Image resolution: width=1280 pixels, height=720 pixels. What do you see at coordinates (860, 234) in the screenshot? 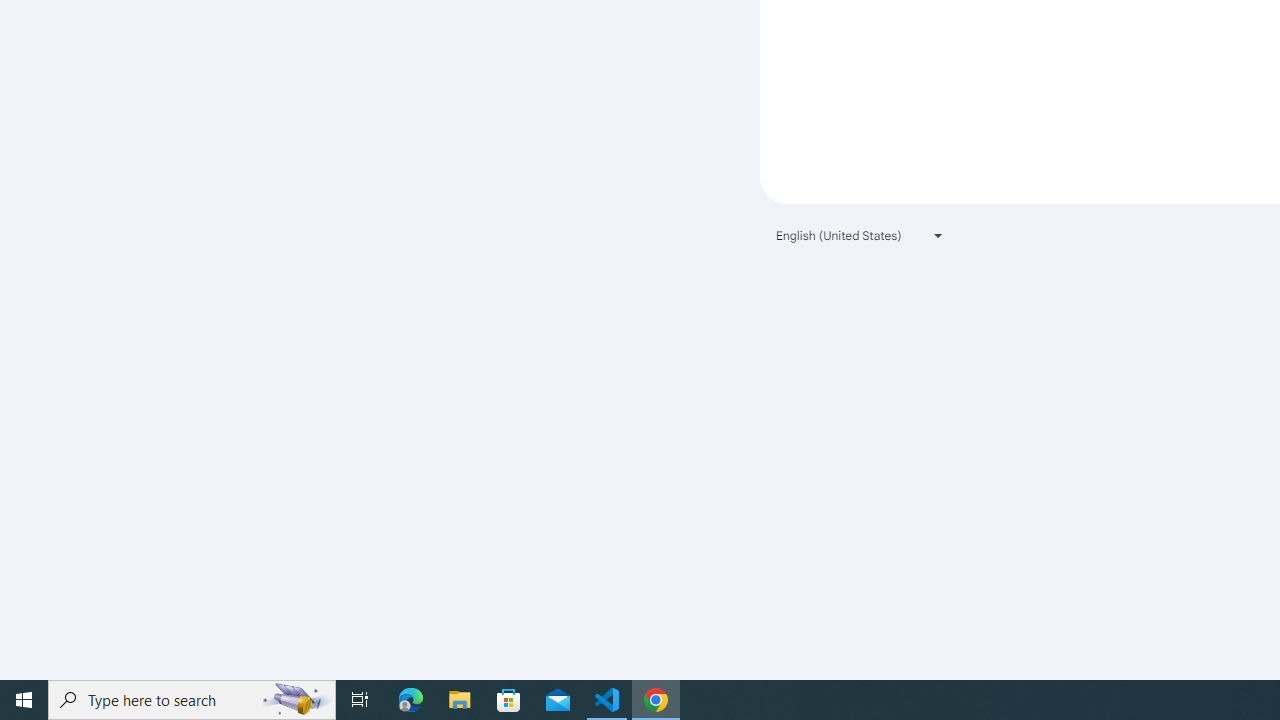
I see `'English (United States)'` at bounding box center [860, 234].